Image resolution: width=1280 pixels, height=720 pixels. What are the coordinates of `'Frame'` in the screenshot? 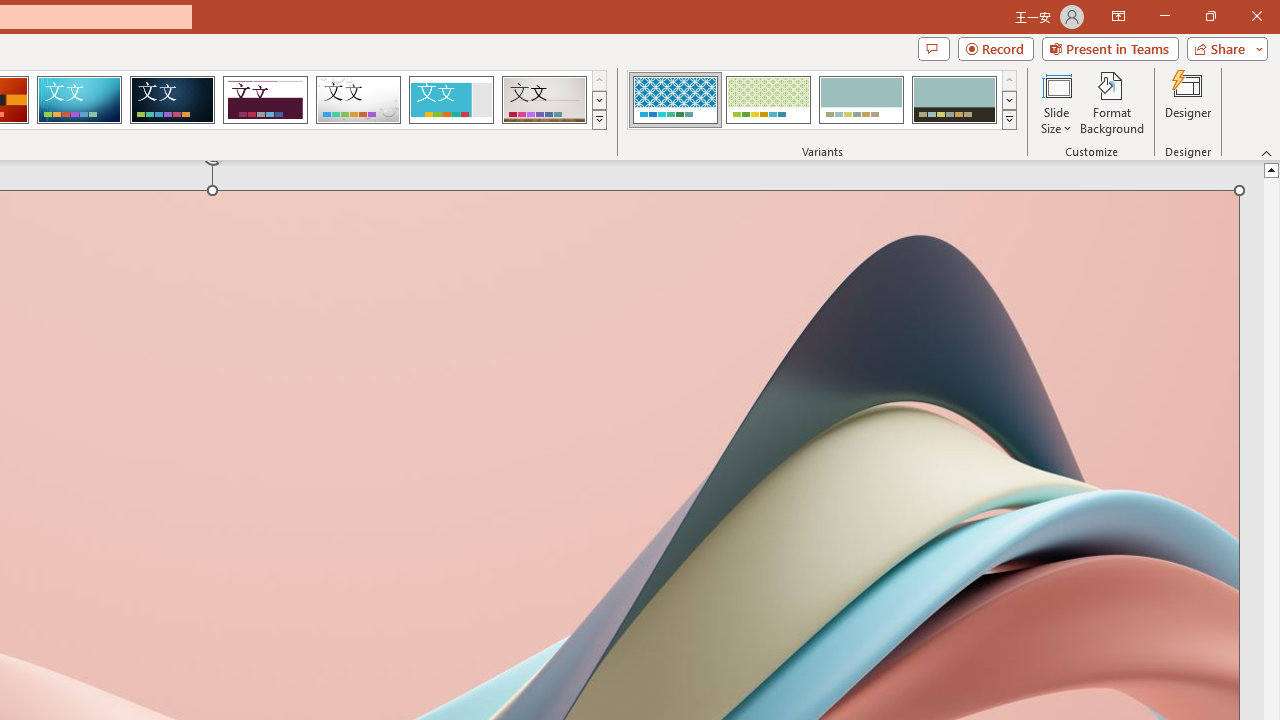 It's located at (450, 100).